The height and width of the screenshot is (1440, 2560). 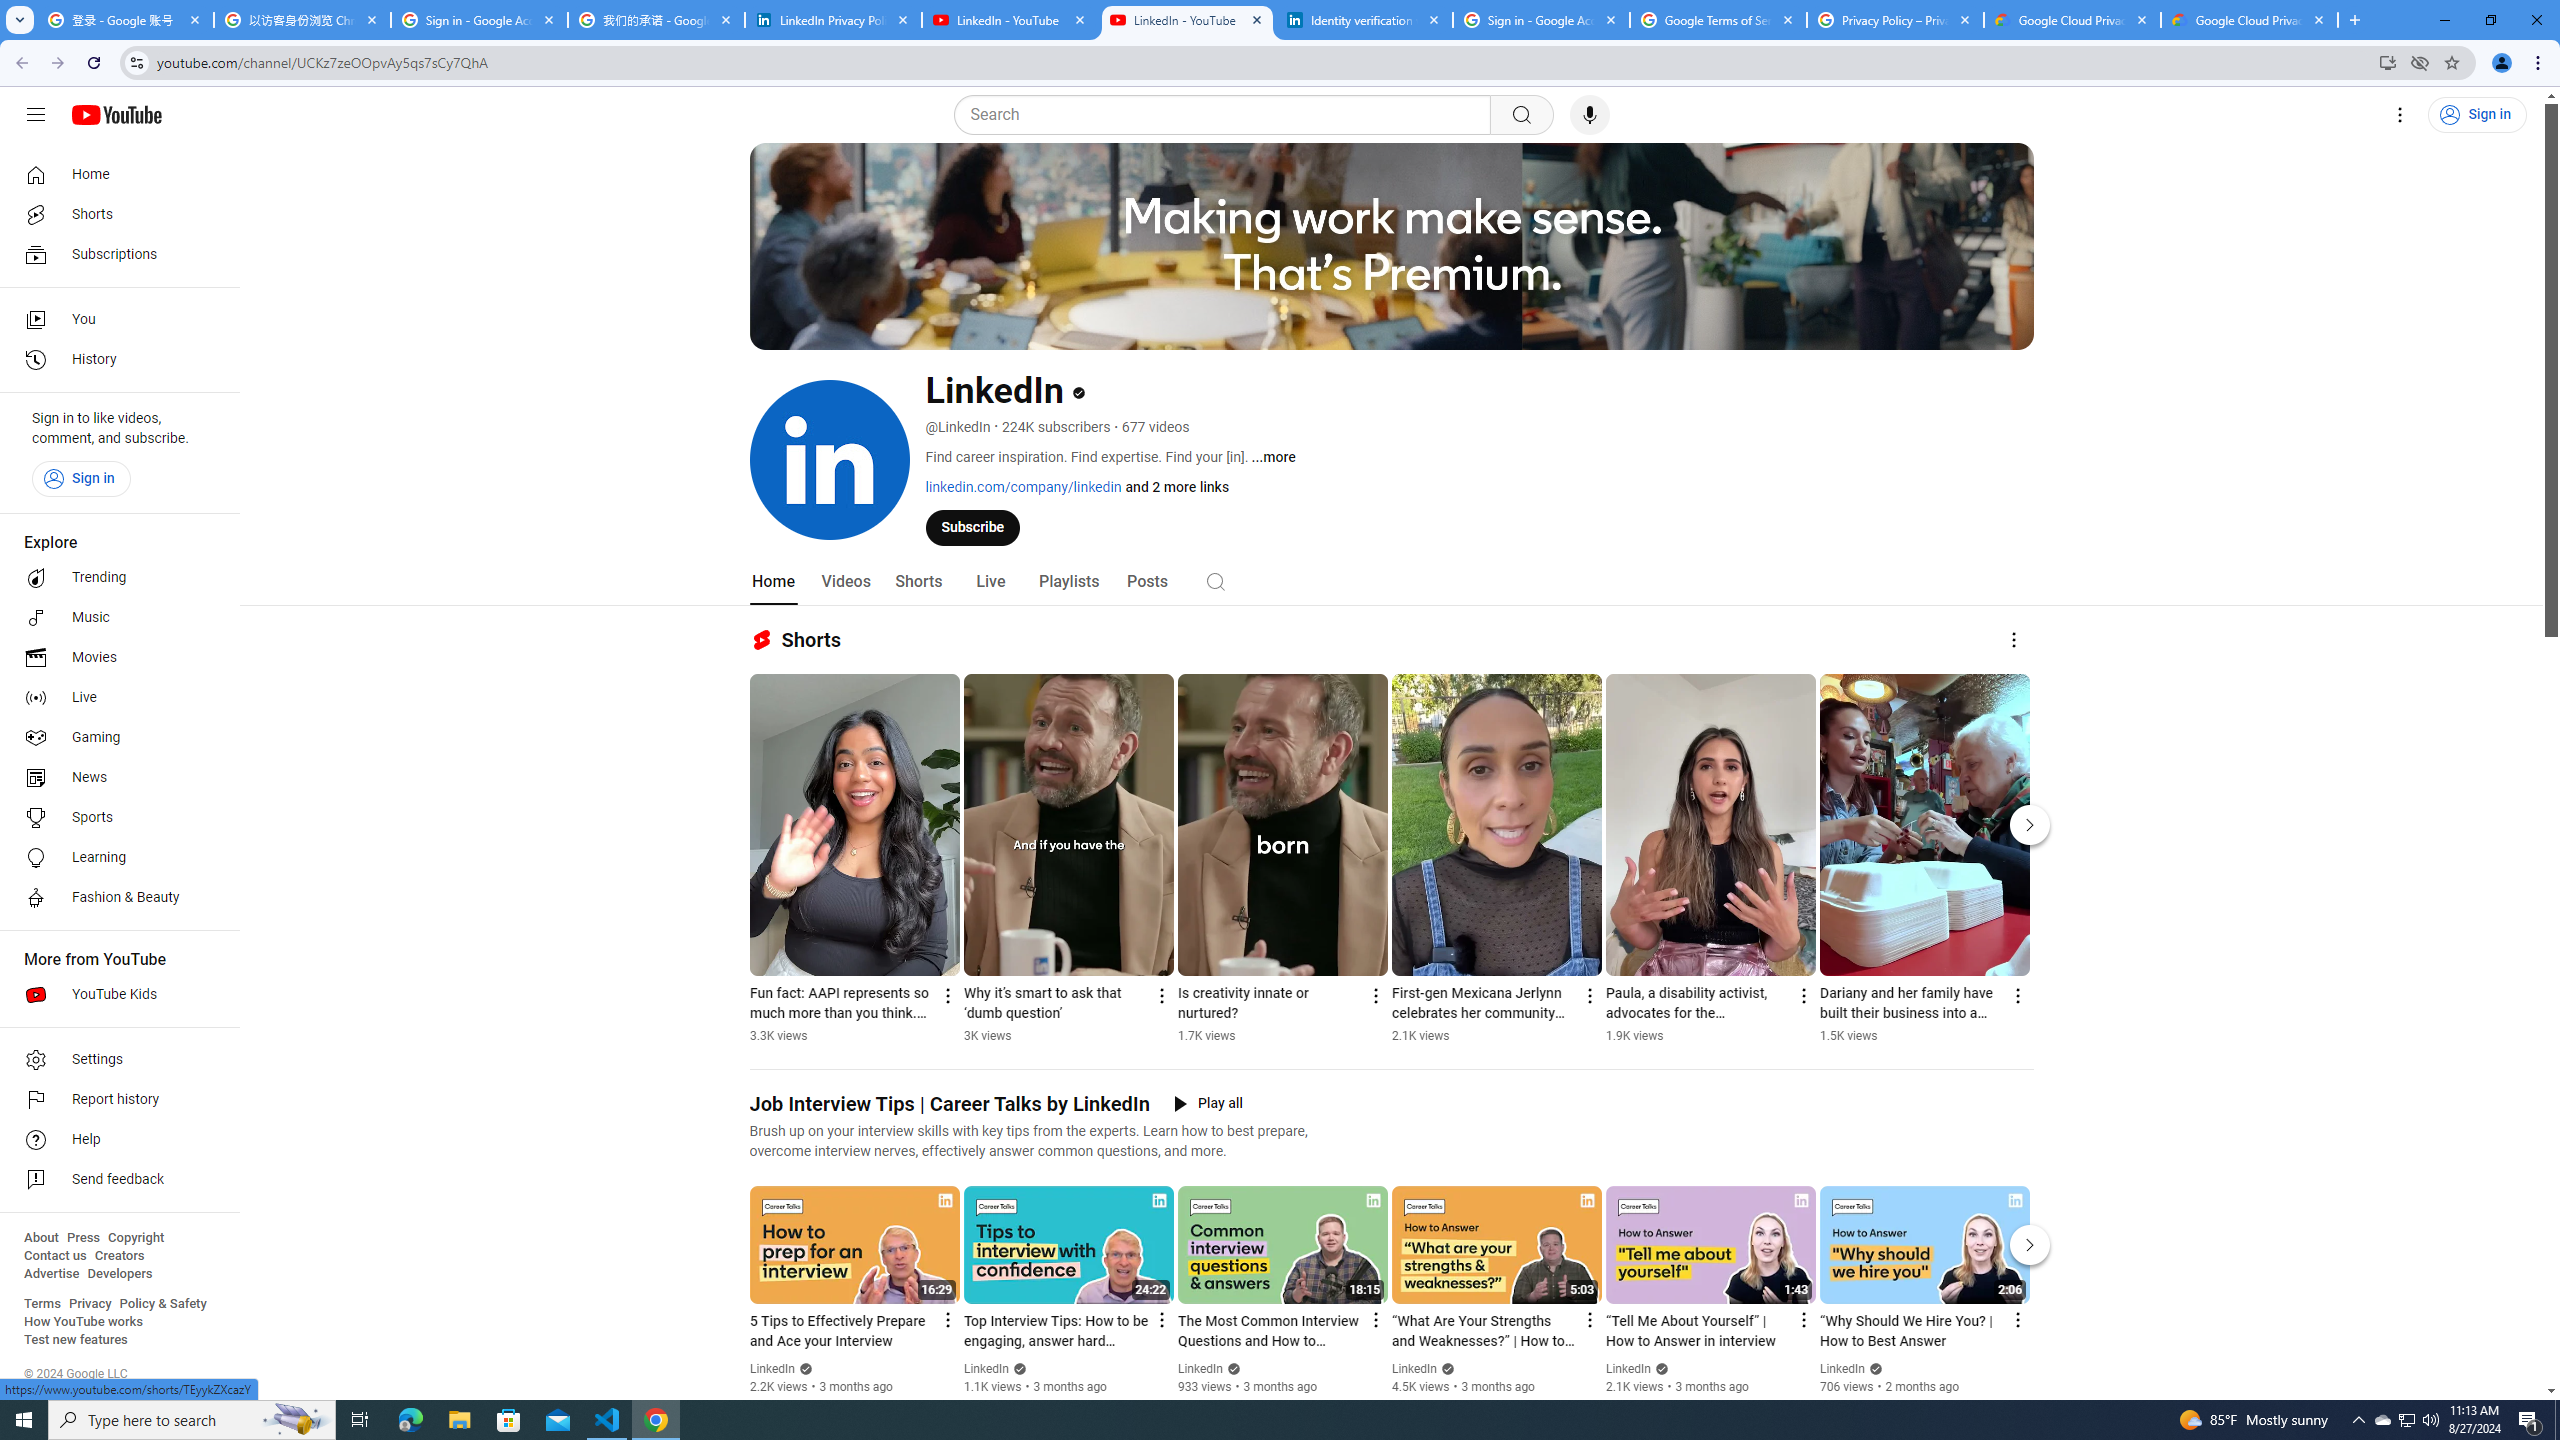 I want to click on 'Install YouTube', so click(x=2388, y=61).